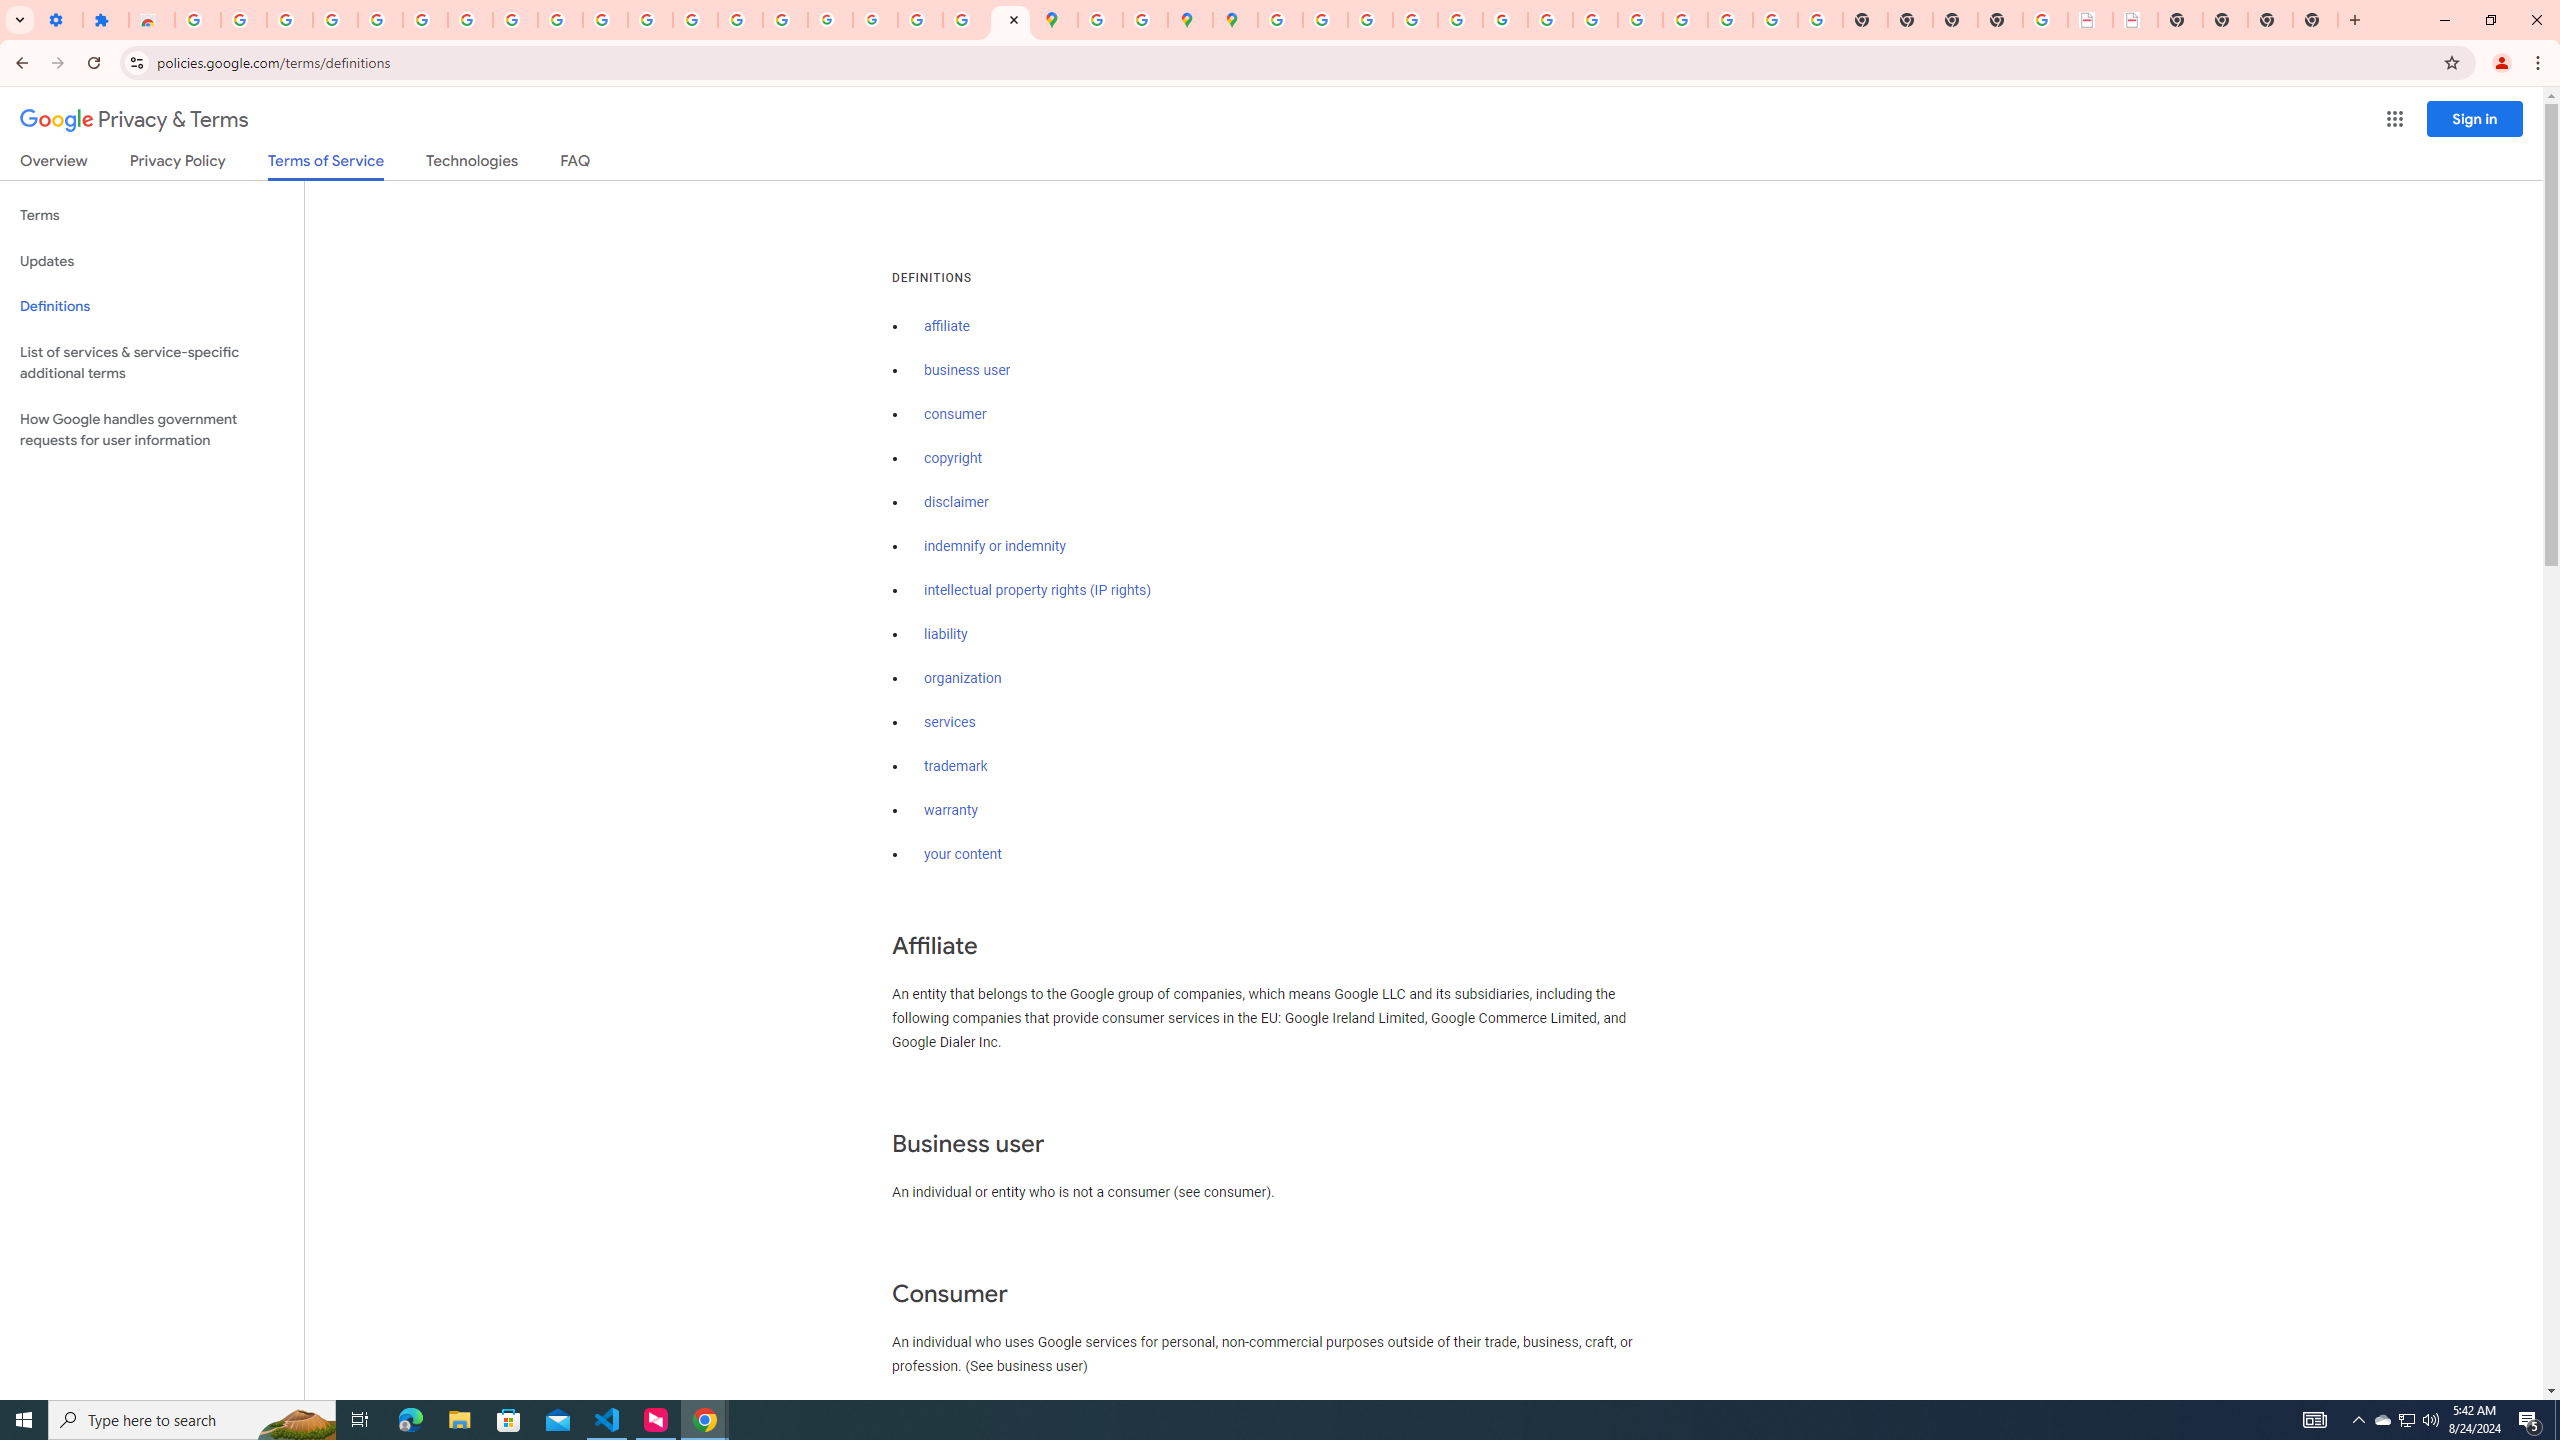  Describe the element at coordinates (949, 721) in the screenshot. I see `'services'` at that location.